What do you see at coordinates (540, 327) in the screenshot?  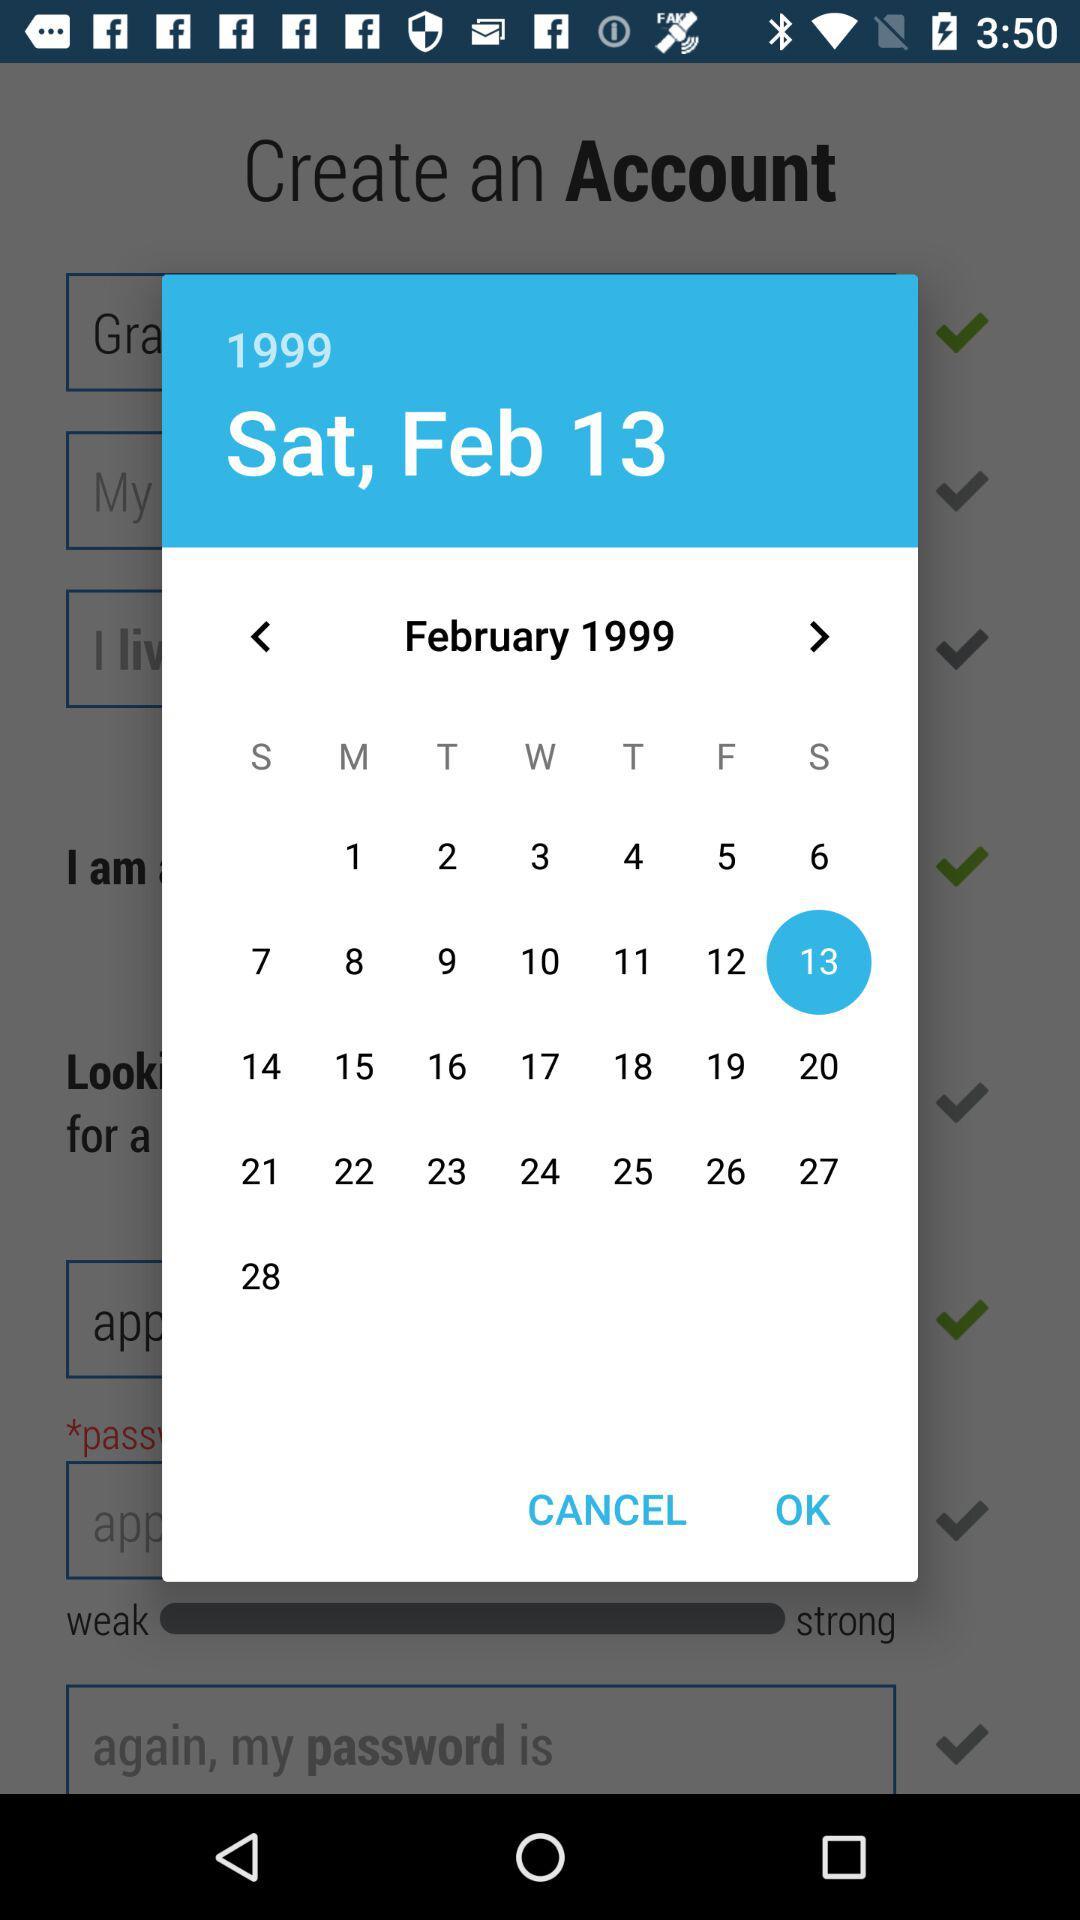 I see `1999 icon` at bounding box center [540, 327].